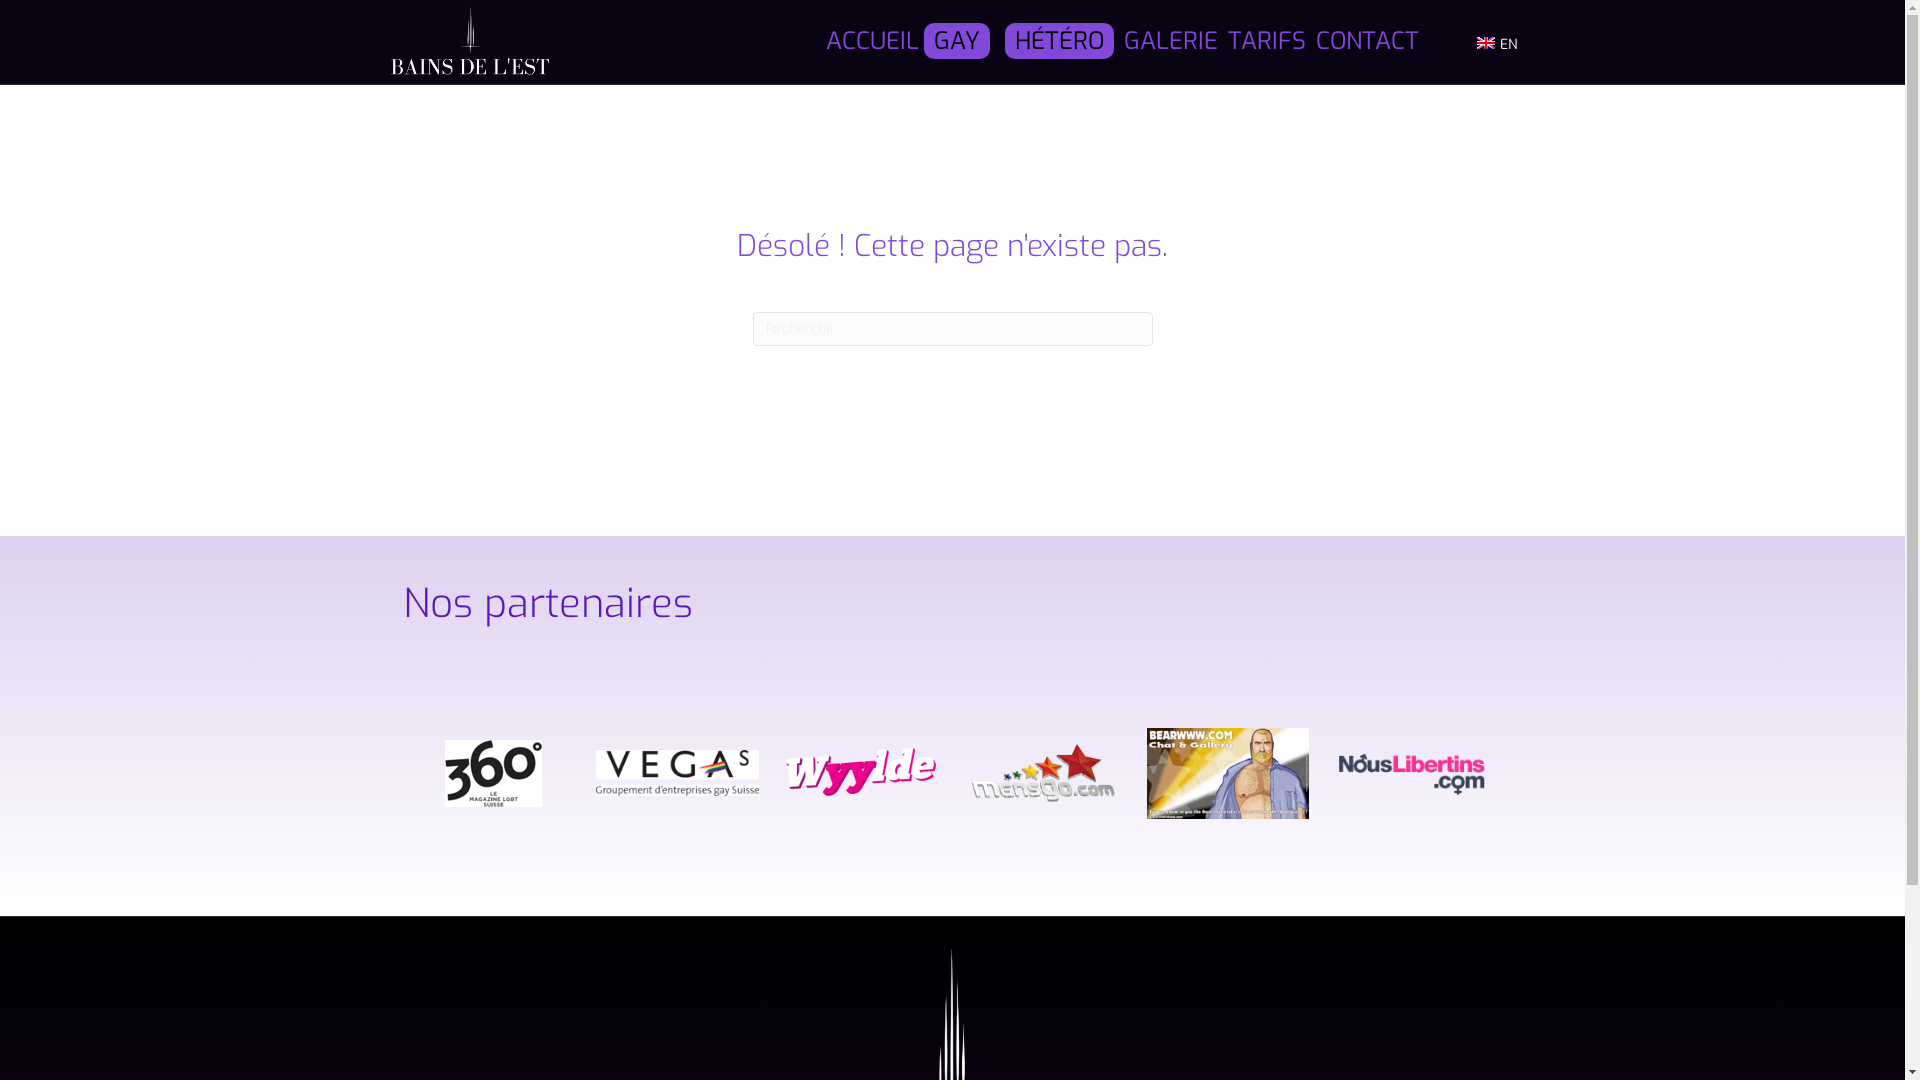 This screenshot has height=1080, width=1920. I want to click on 'TARIFS', so click(1266, 42).